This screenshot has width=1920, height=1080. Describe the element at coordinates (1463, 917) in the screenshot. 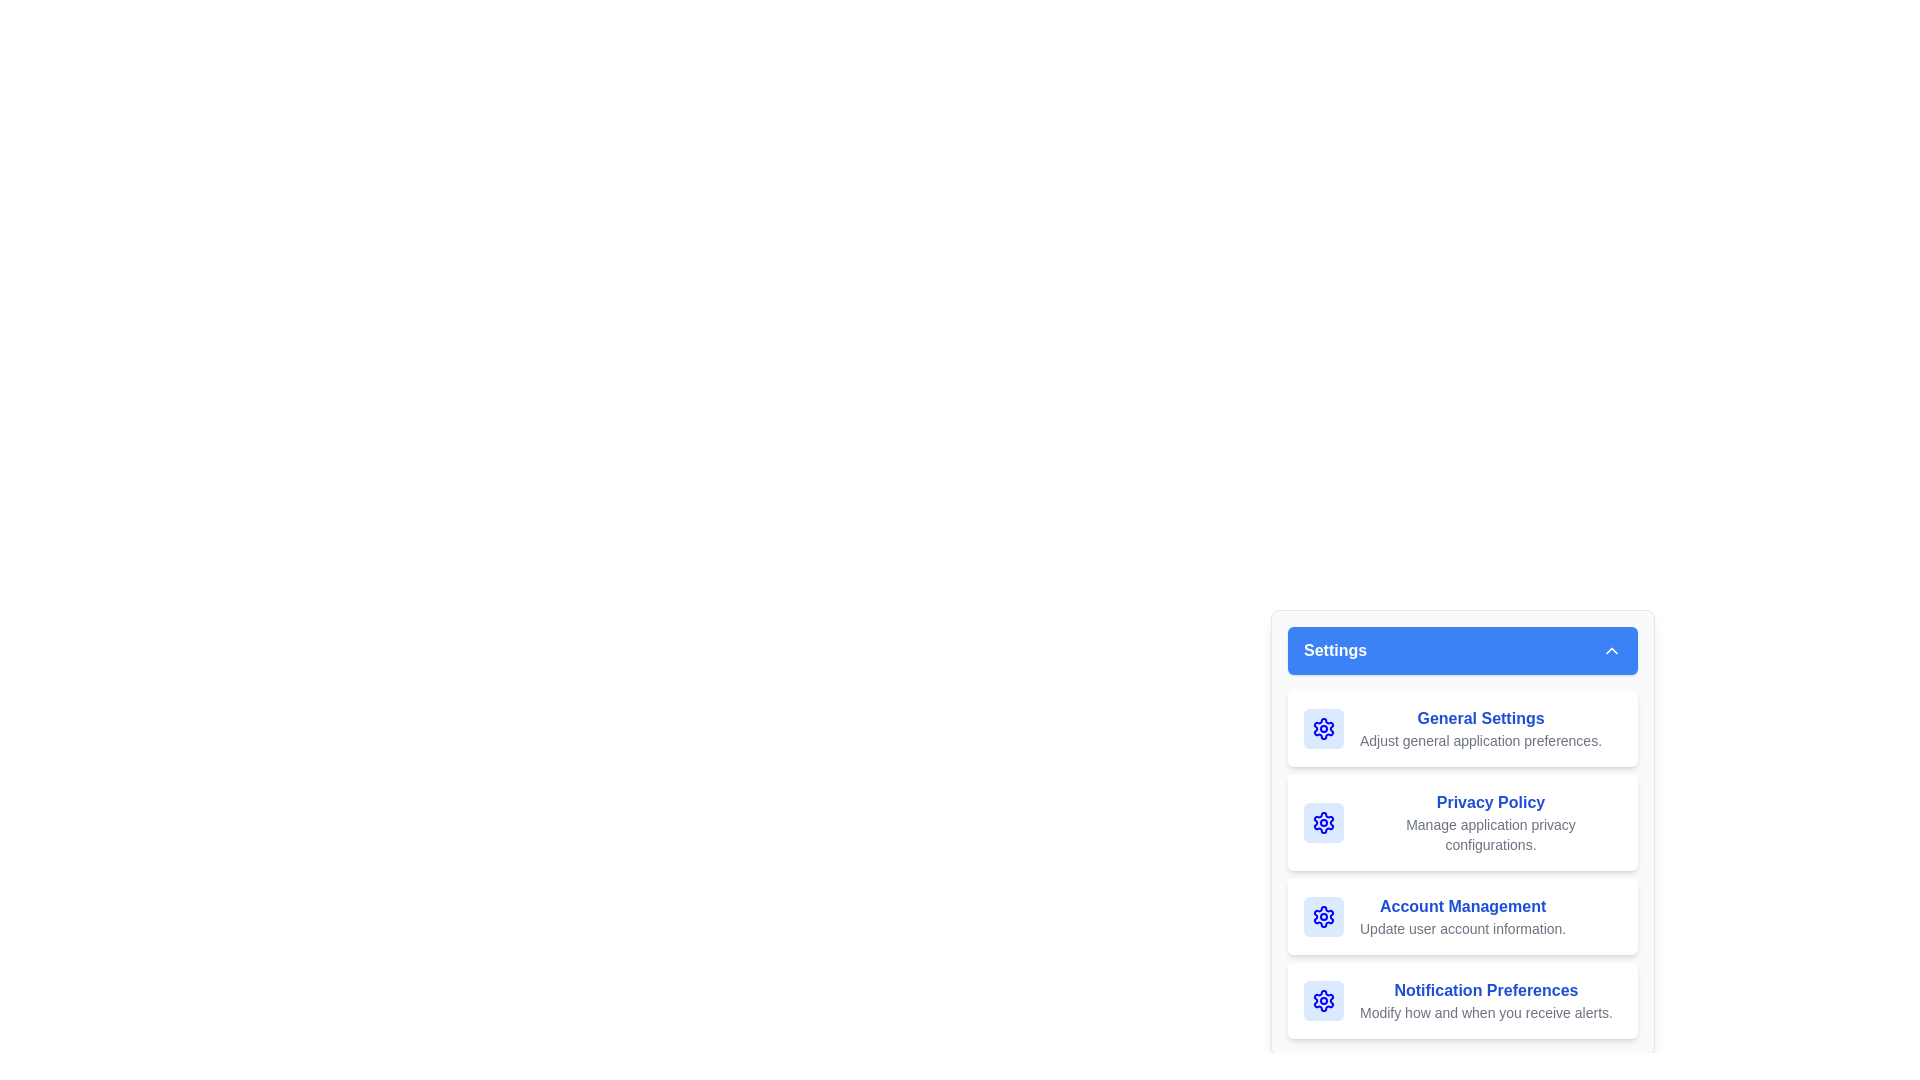

I see `the menu item Account Management from the dropdown` at that location.